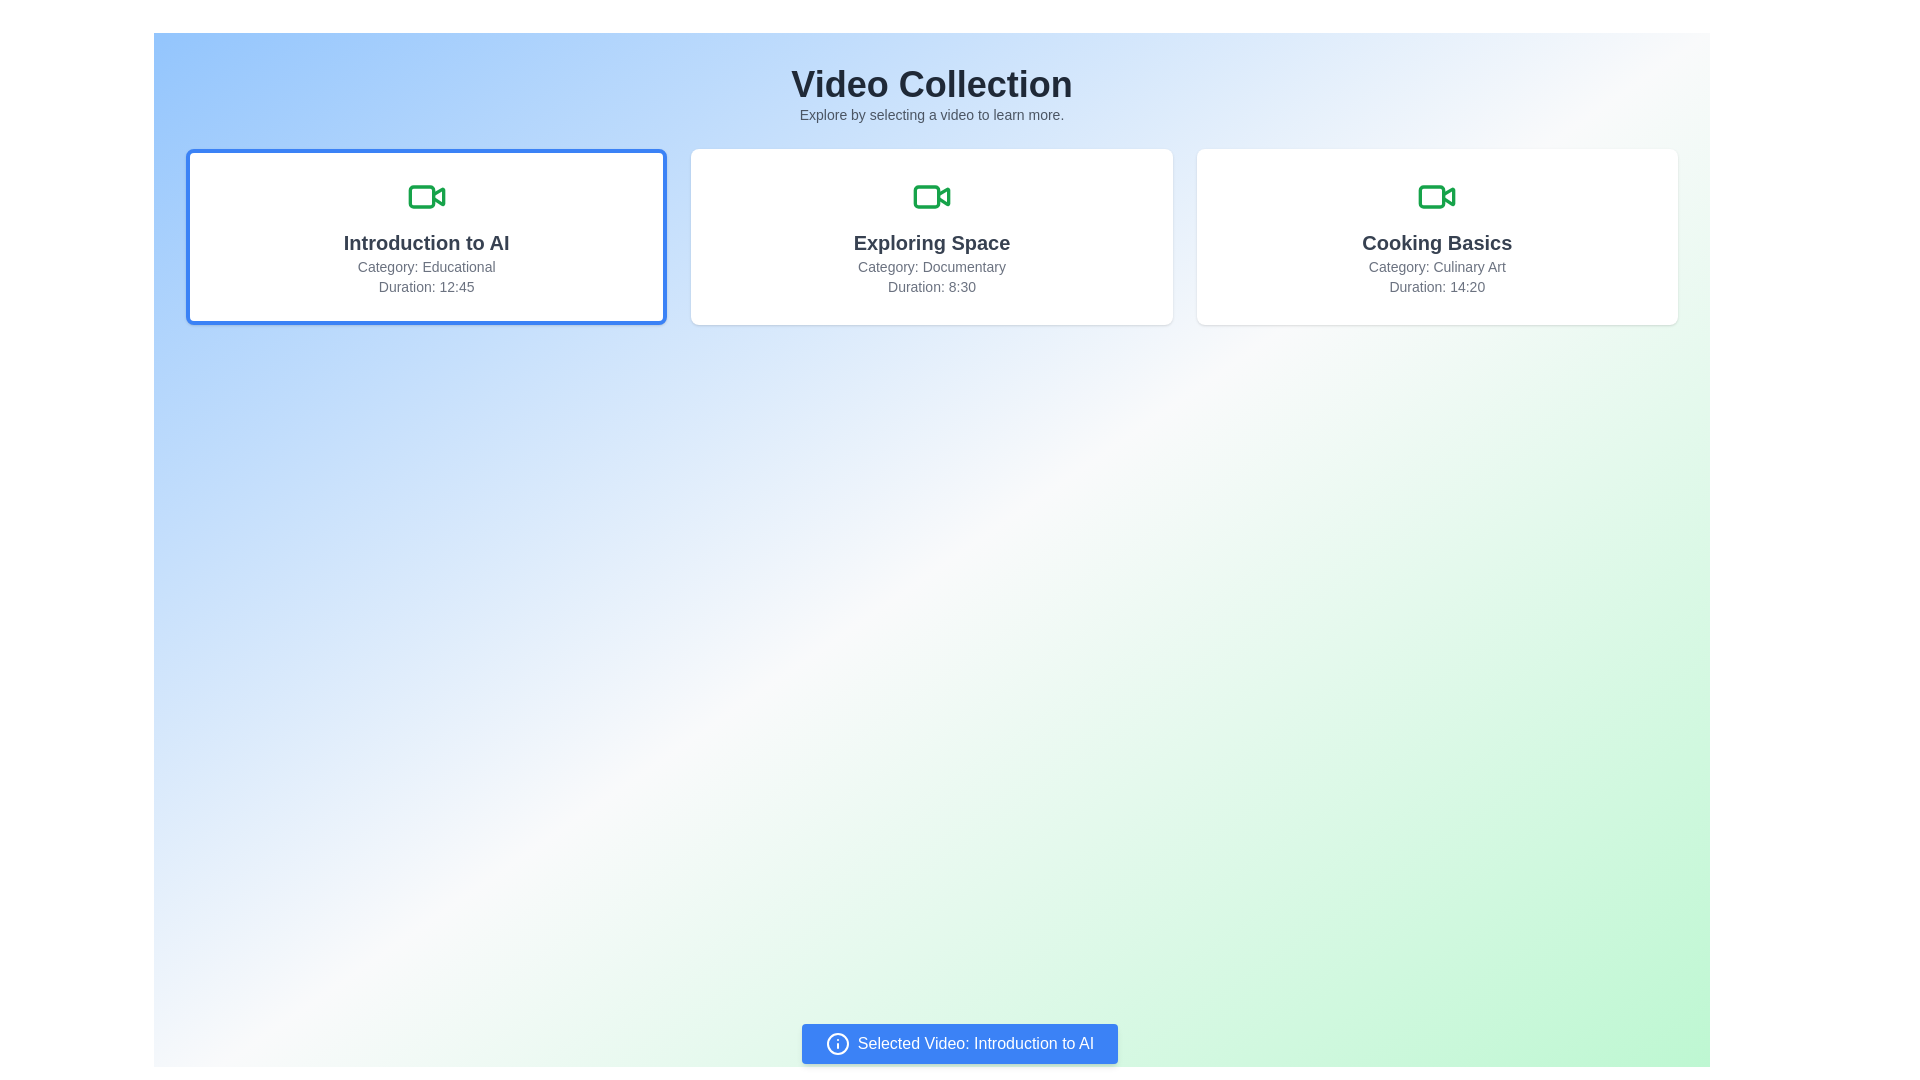 Image resolution: width=1920 pixels, height=1080 pixels. I want to click on the details of the SVG Rectangle that is part of the video camera icon associated with the 'Cooking Basics' card, located in the rightmost position among the three video cards, so click(1431, 196).